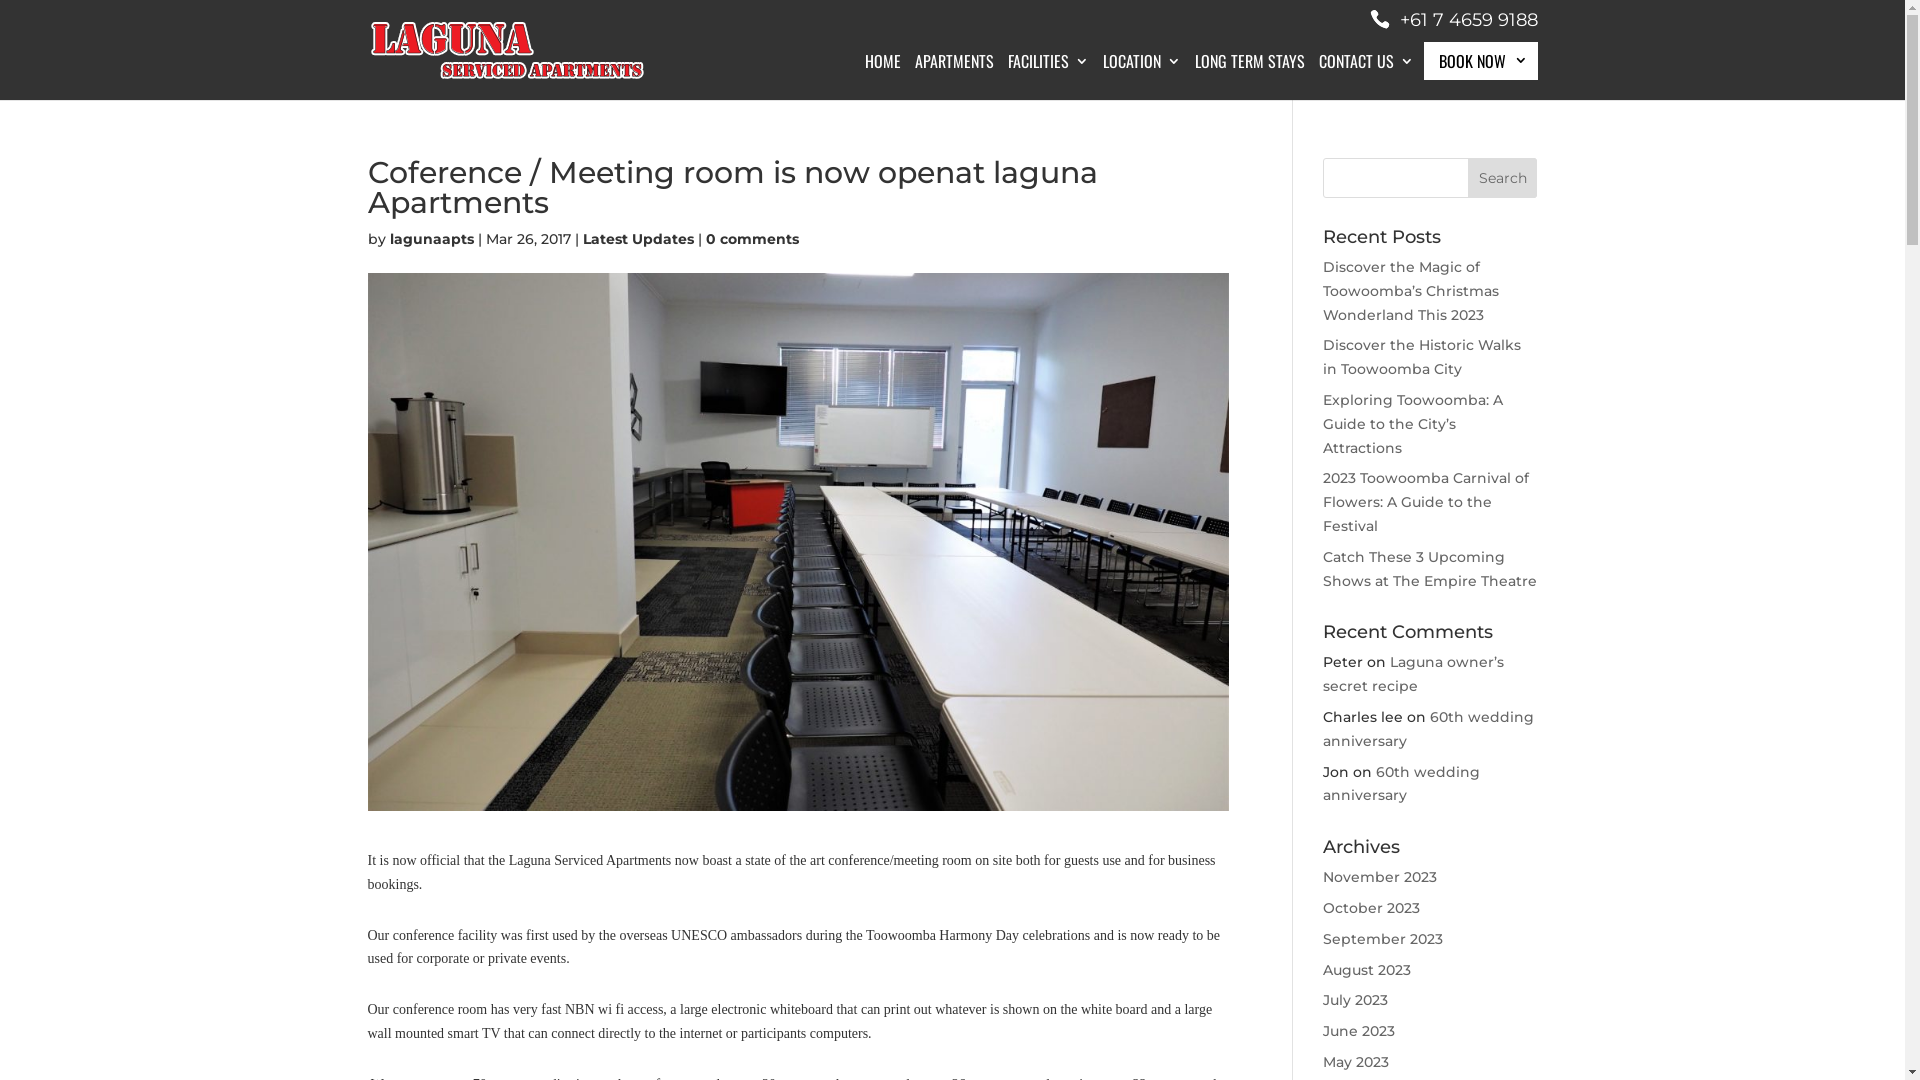 The image size is (1920, 1080). I want to click on 'APARTMENTS', so click(952, 76).